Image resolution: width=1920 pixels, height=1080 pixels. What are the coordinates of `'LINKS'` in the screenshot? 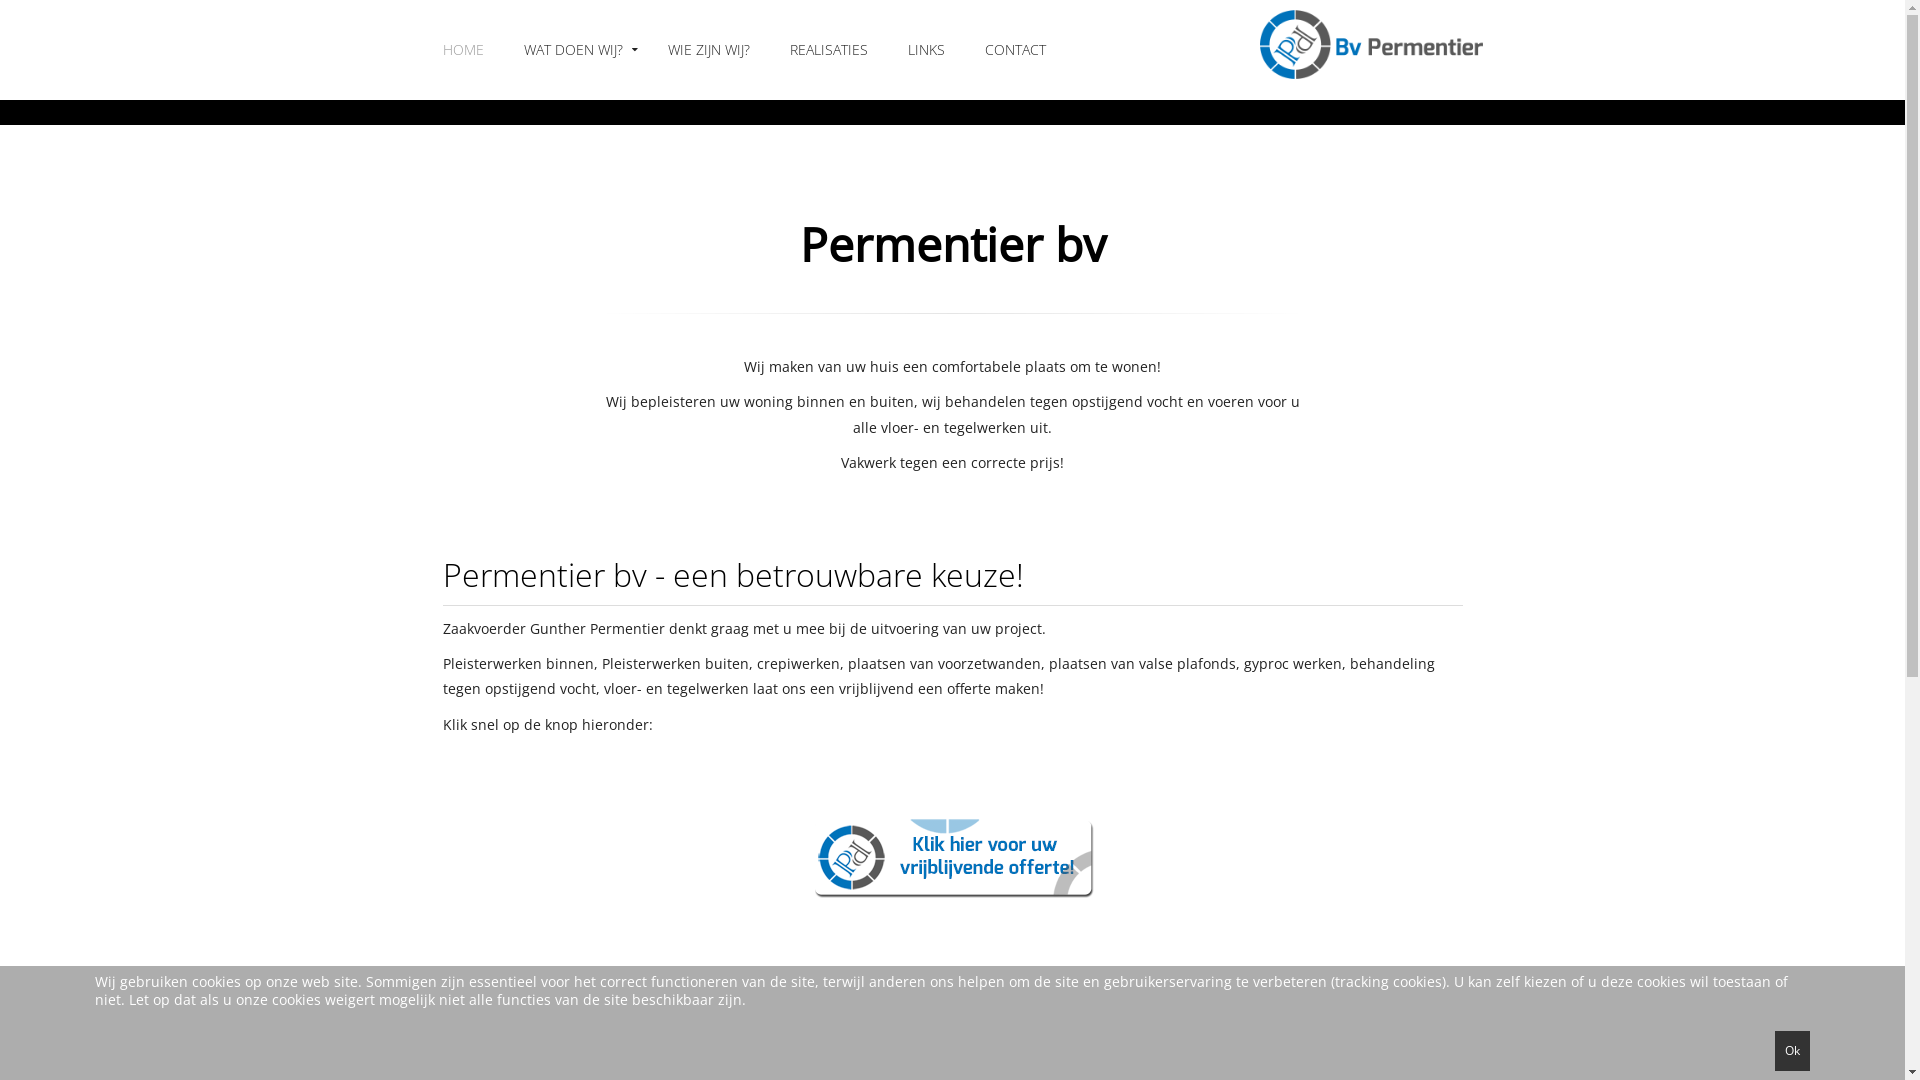 It's located at (925, 49).